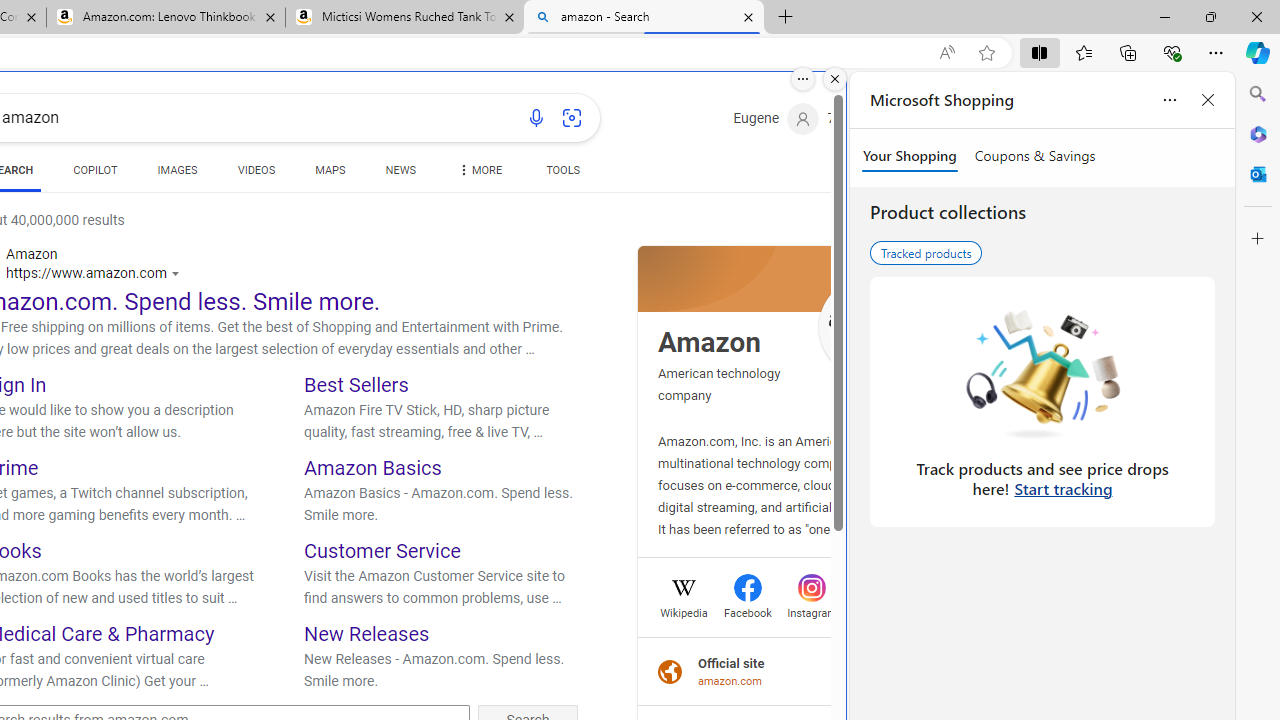 This screenshot has height=720, width=1280. Describe the element at coordinates (670, 671) in the screenshot. I see `'Class: sp-ofsite'` at that location.